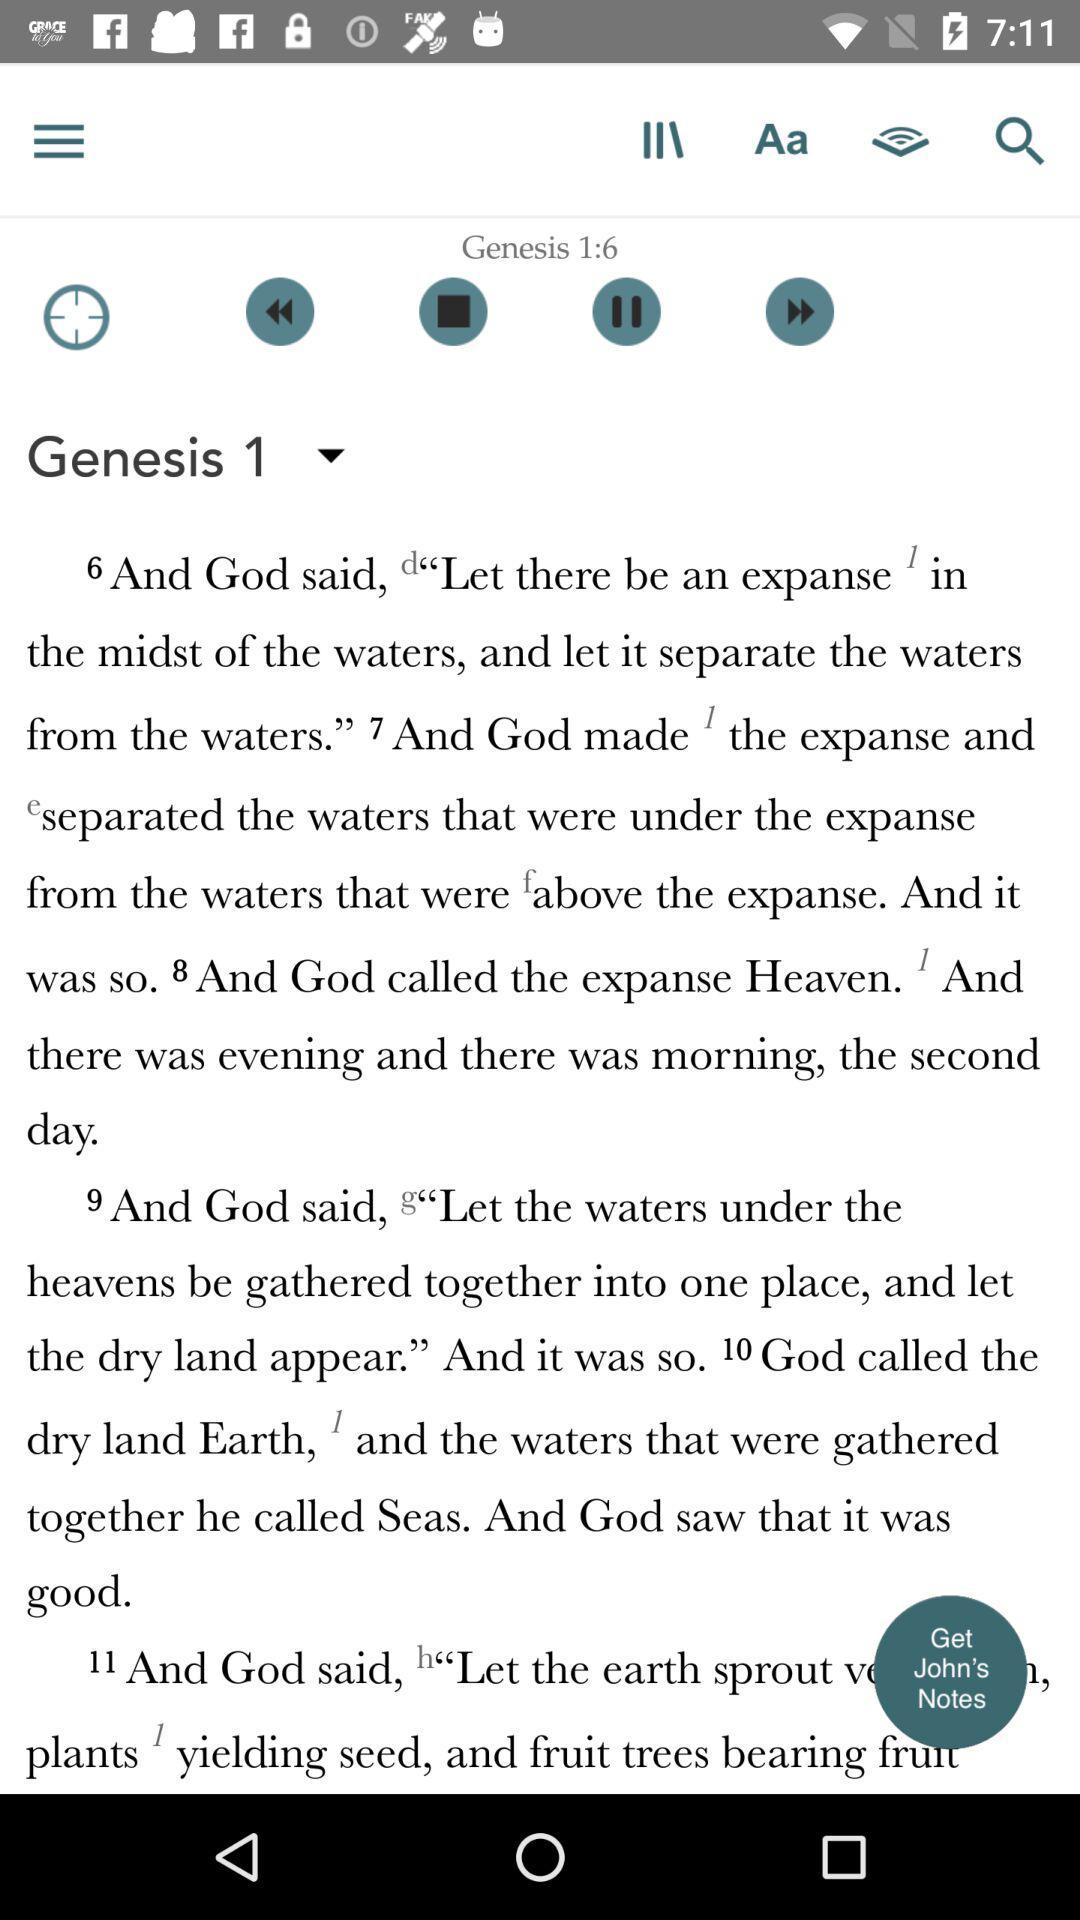 This screenshot has width=1080, height=1920. What do you see at coordinates (948, 1671) in the screenshot?
I see `the avatar icon` at bounding box center [948, 1671].